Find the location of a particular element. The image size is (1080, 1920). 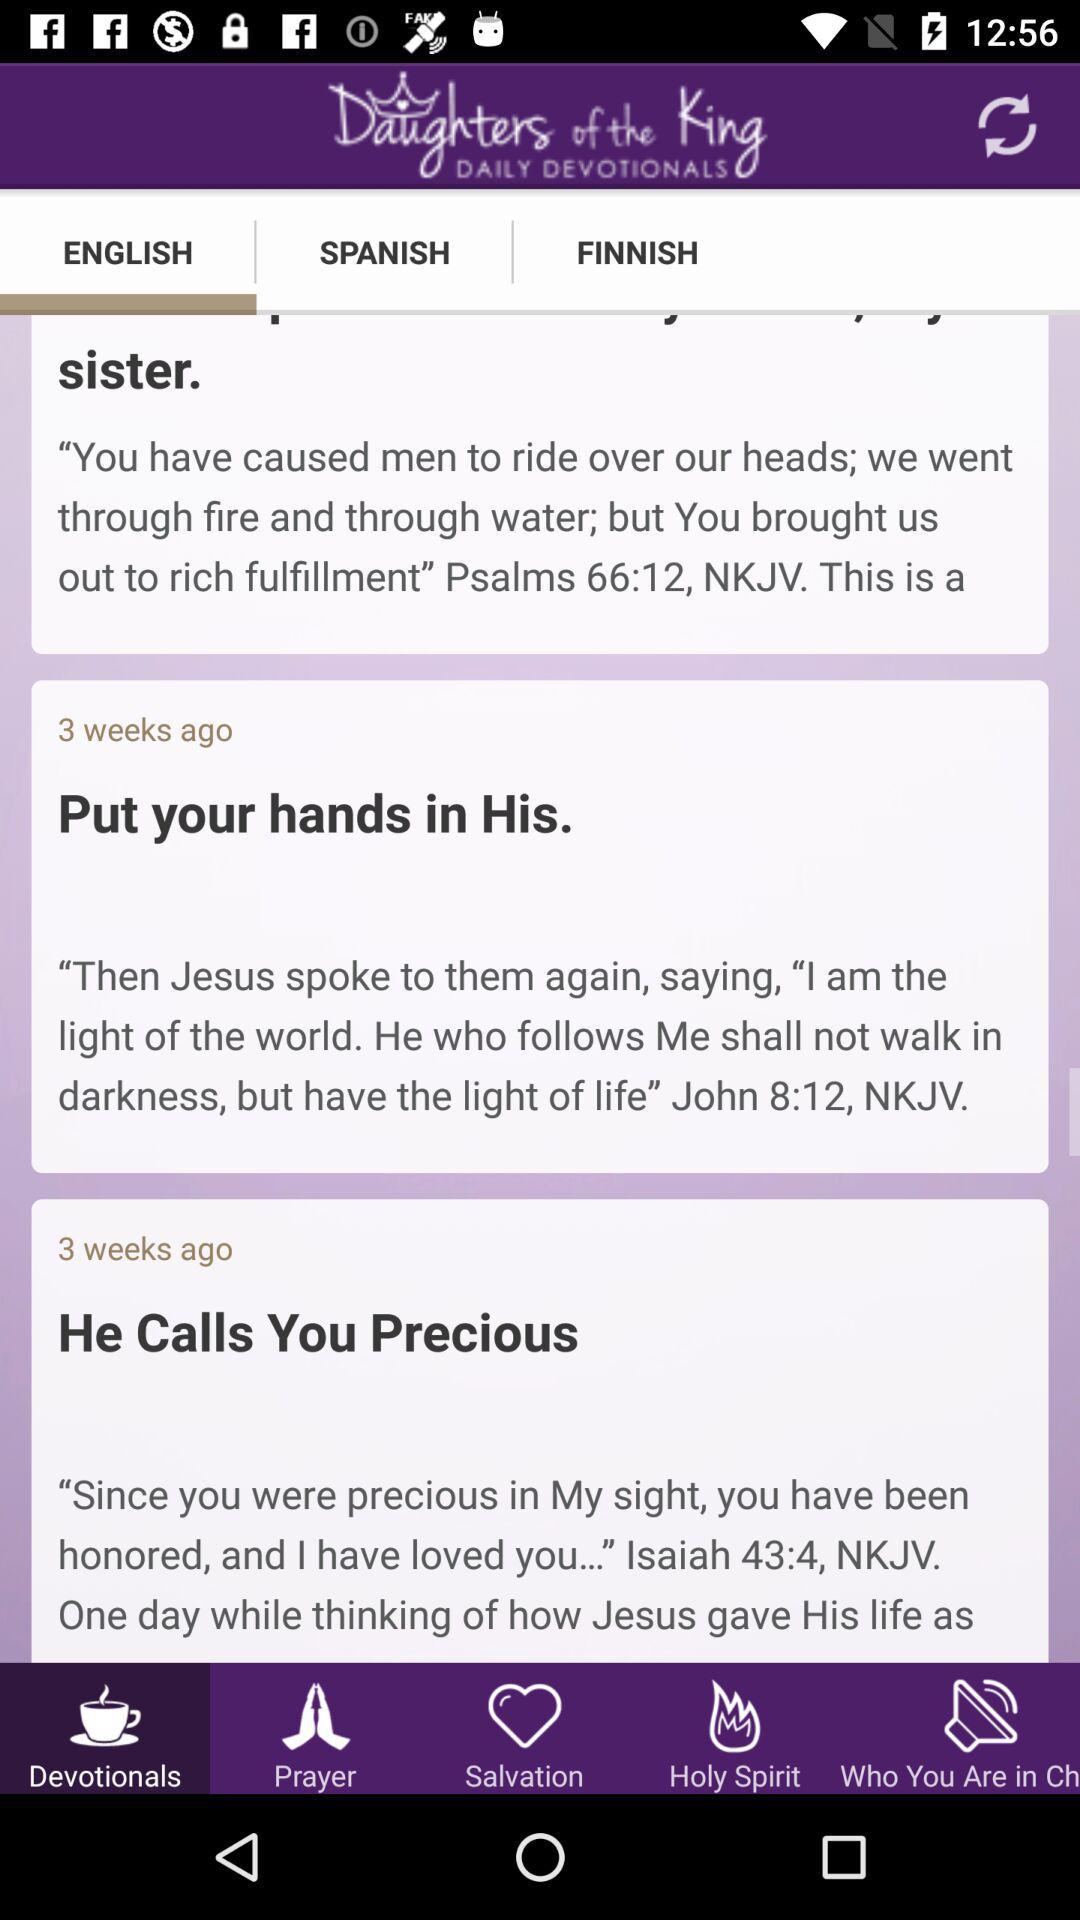

the refresh icon is located at coordinates (1006, 124).